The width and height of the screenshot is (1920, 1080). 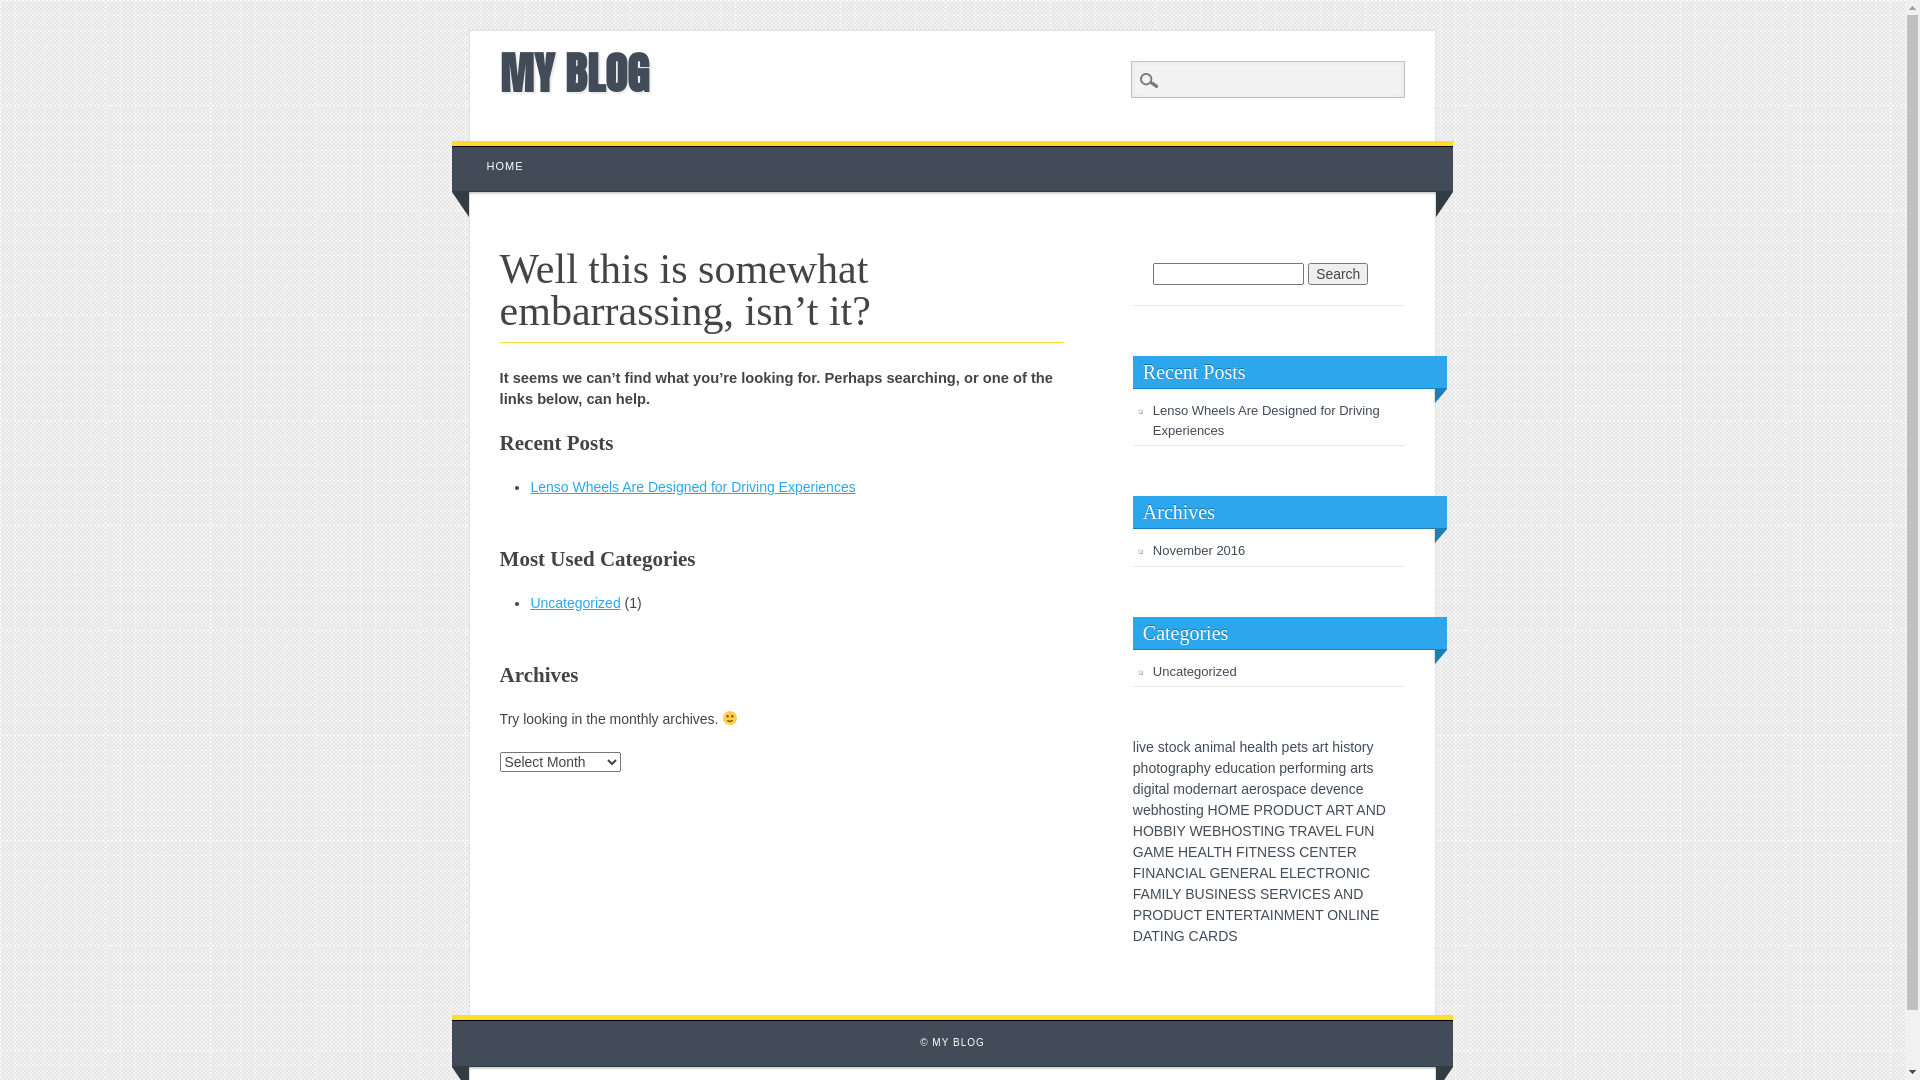 What do you see at coordinates (1163, 936) in the screenshot?
I see `'N'` at bounding box center [1163, 936].